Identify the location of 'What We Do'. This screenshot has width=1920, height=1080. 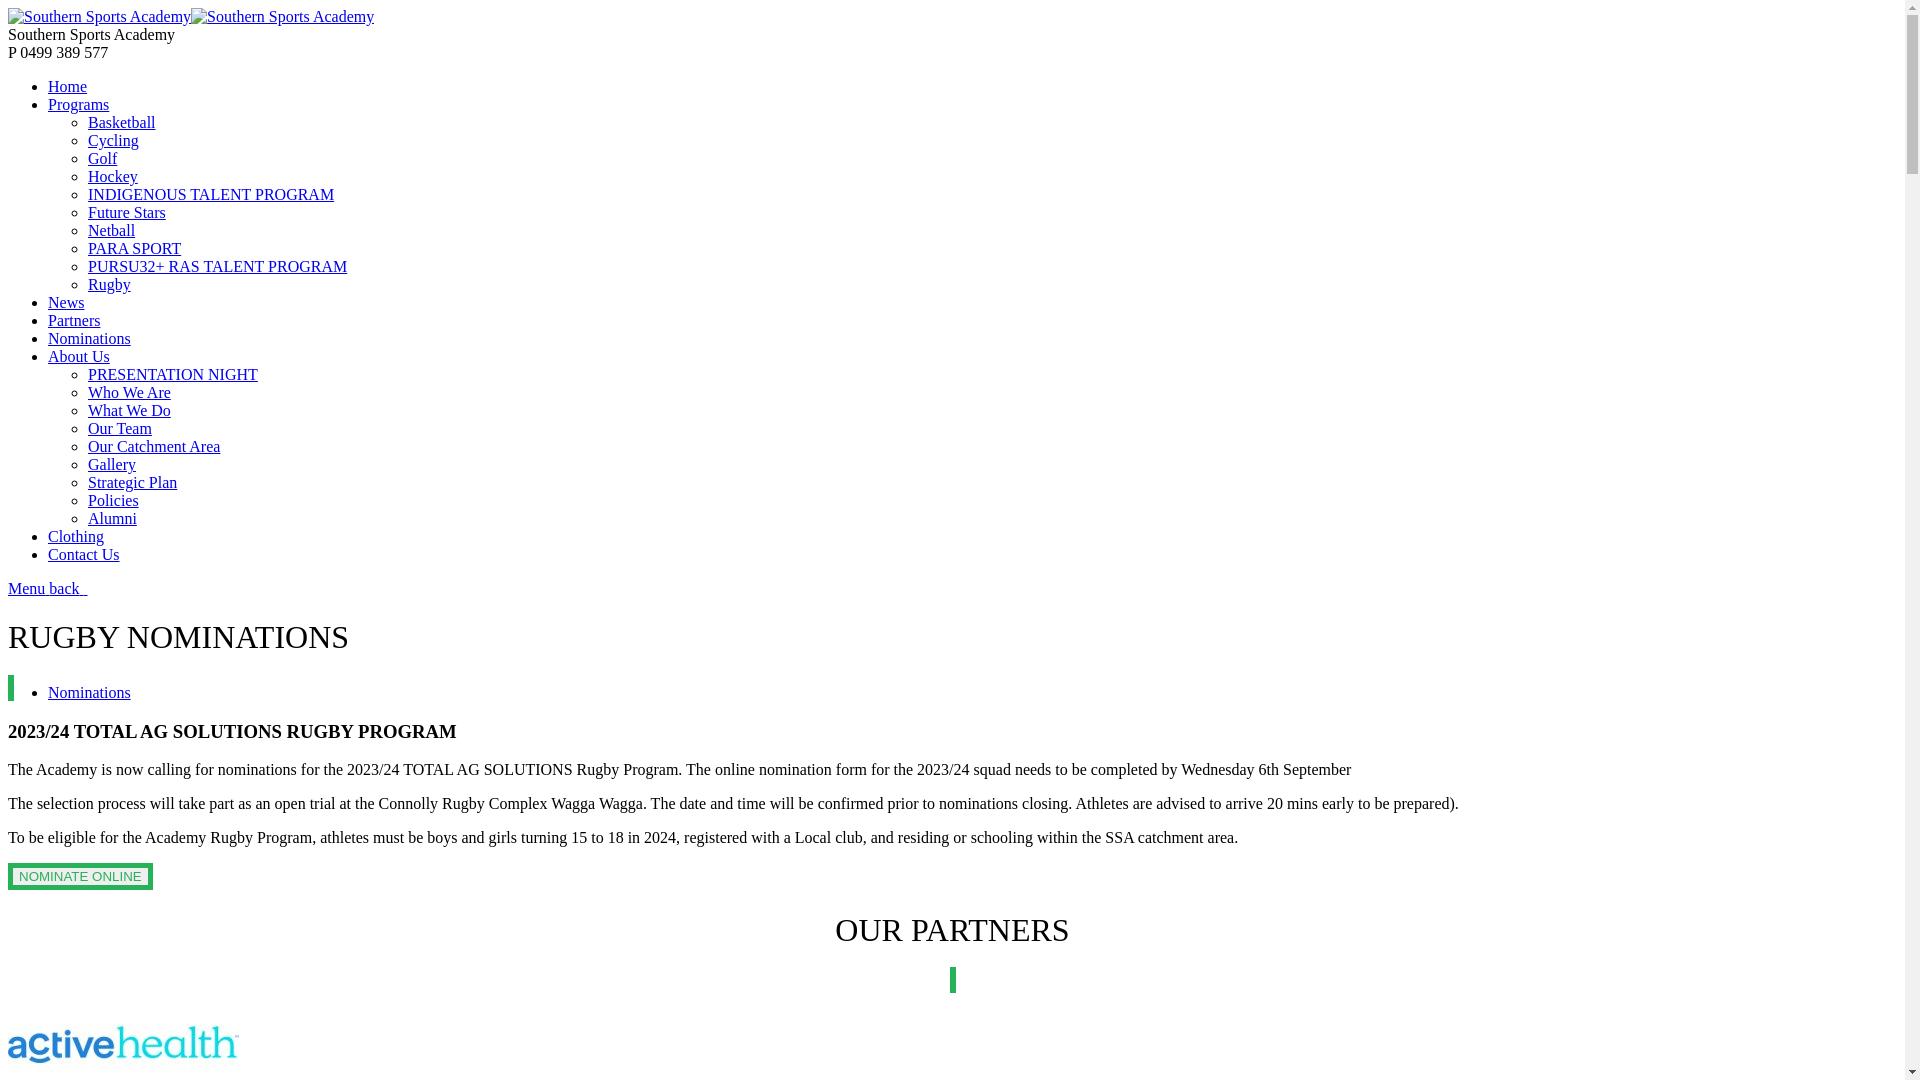
(128, 409).